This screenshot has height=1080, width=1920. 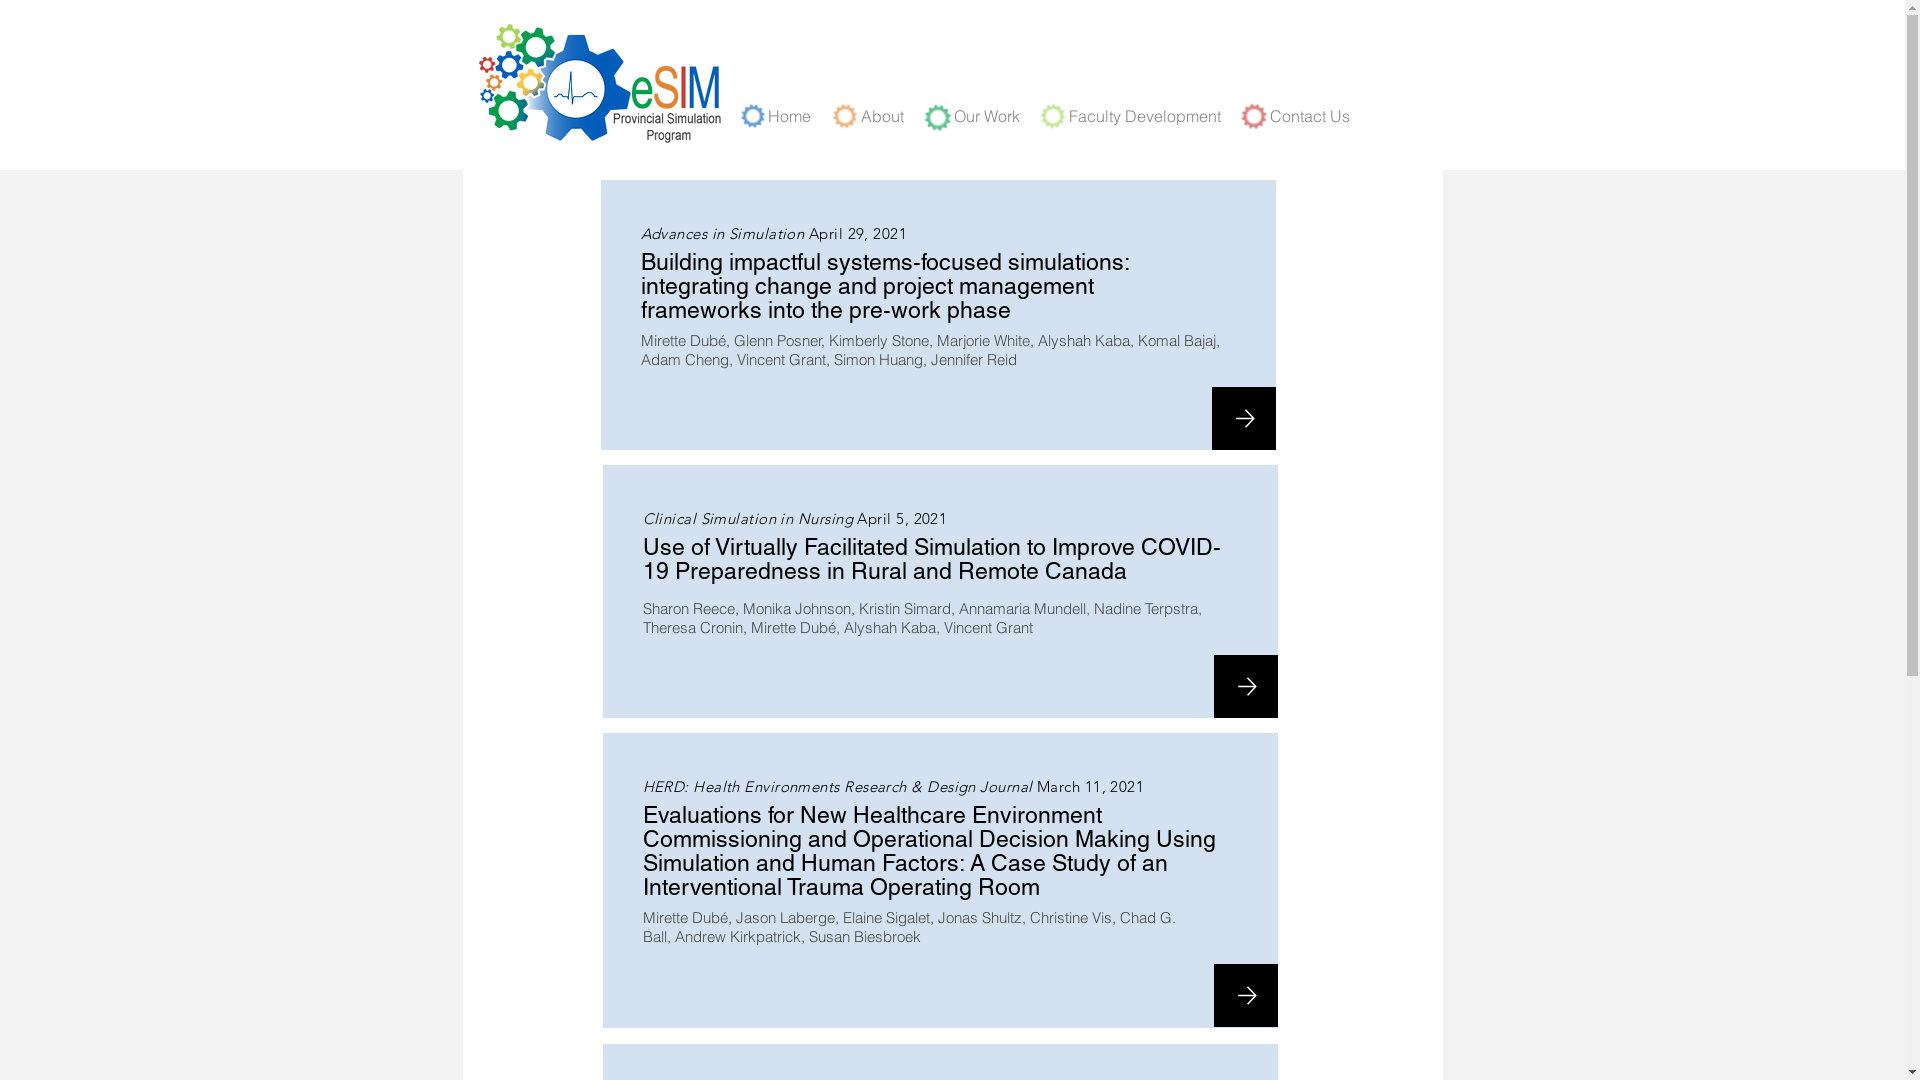 I want to click on 'Jonas Shultz', so click(x=979, y=917).